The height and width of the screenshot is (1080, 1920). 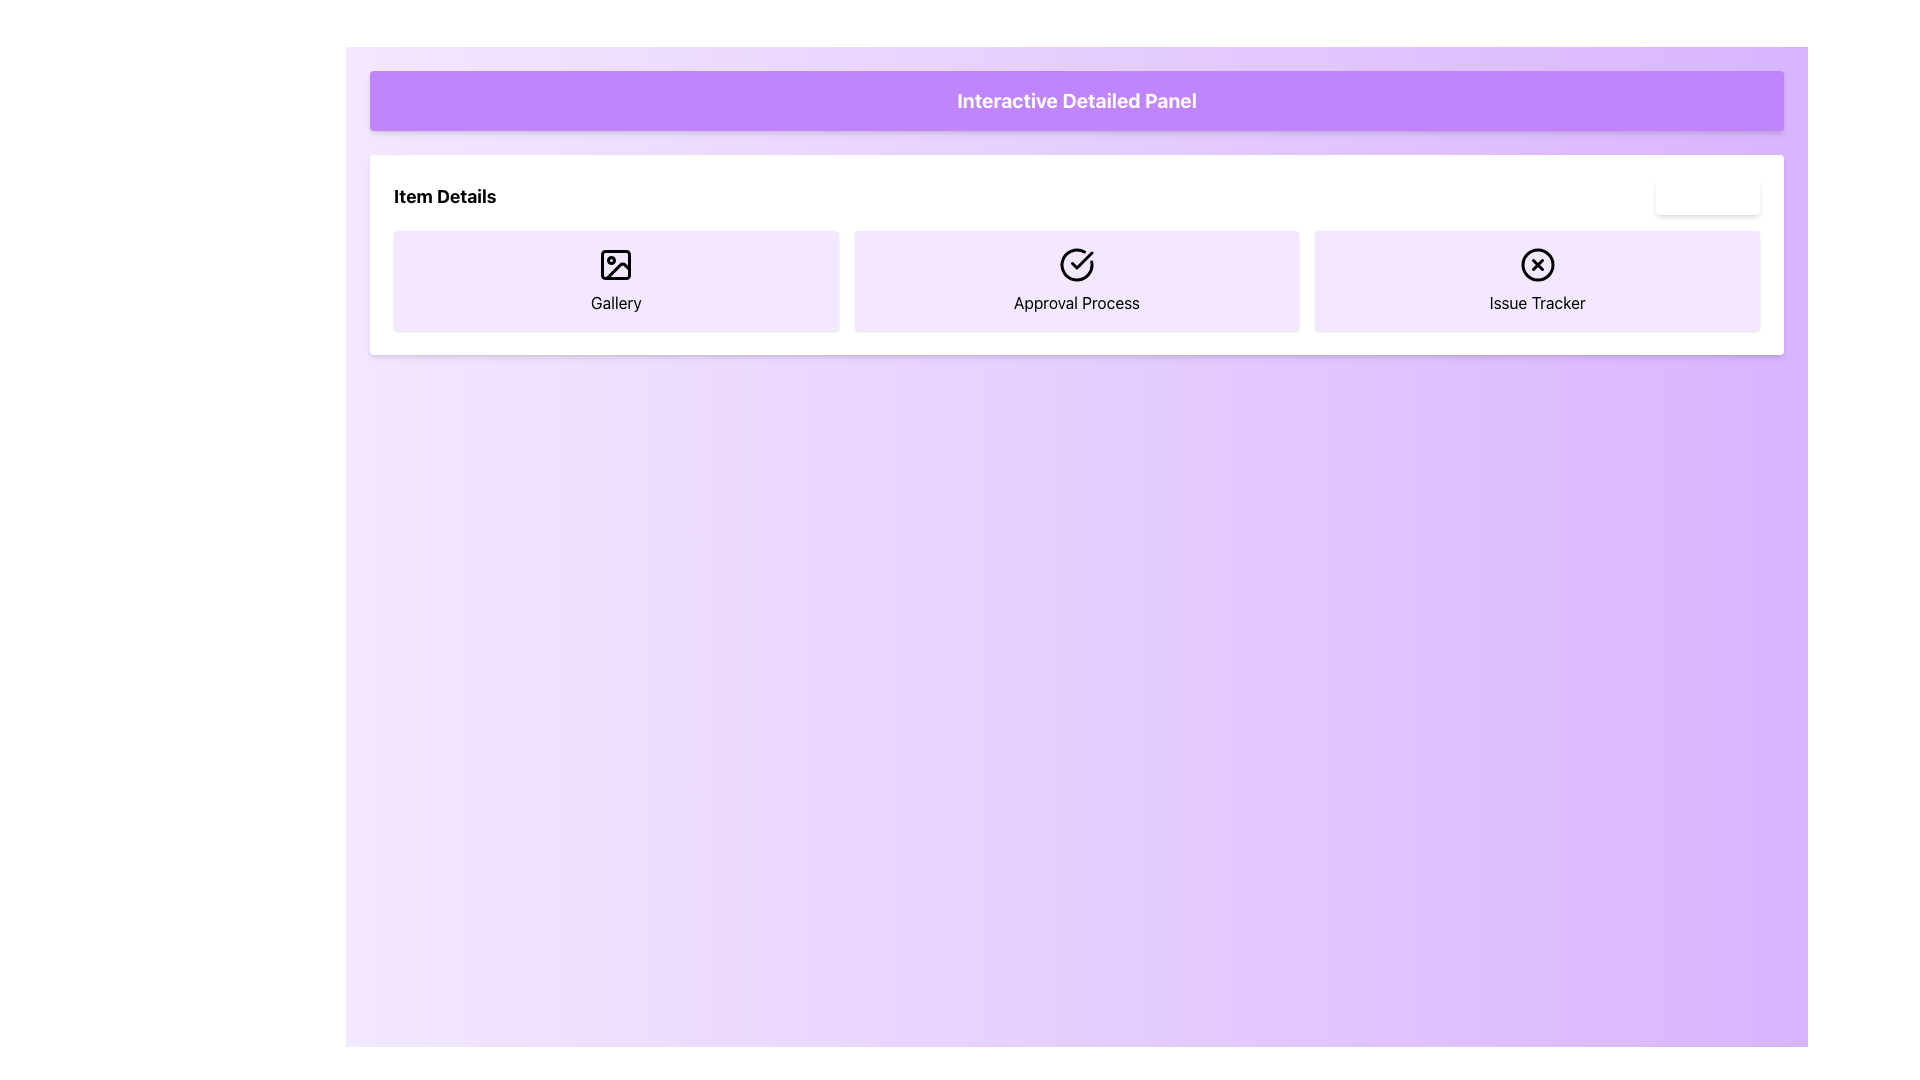 I want to click on the approval icon located within the 'Approval Process' block, which is the middle card among three horizontally aligned cards in the 'Item Details' section of the interface, so click(x=1081, y=259).